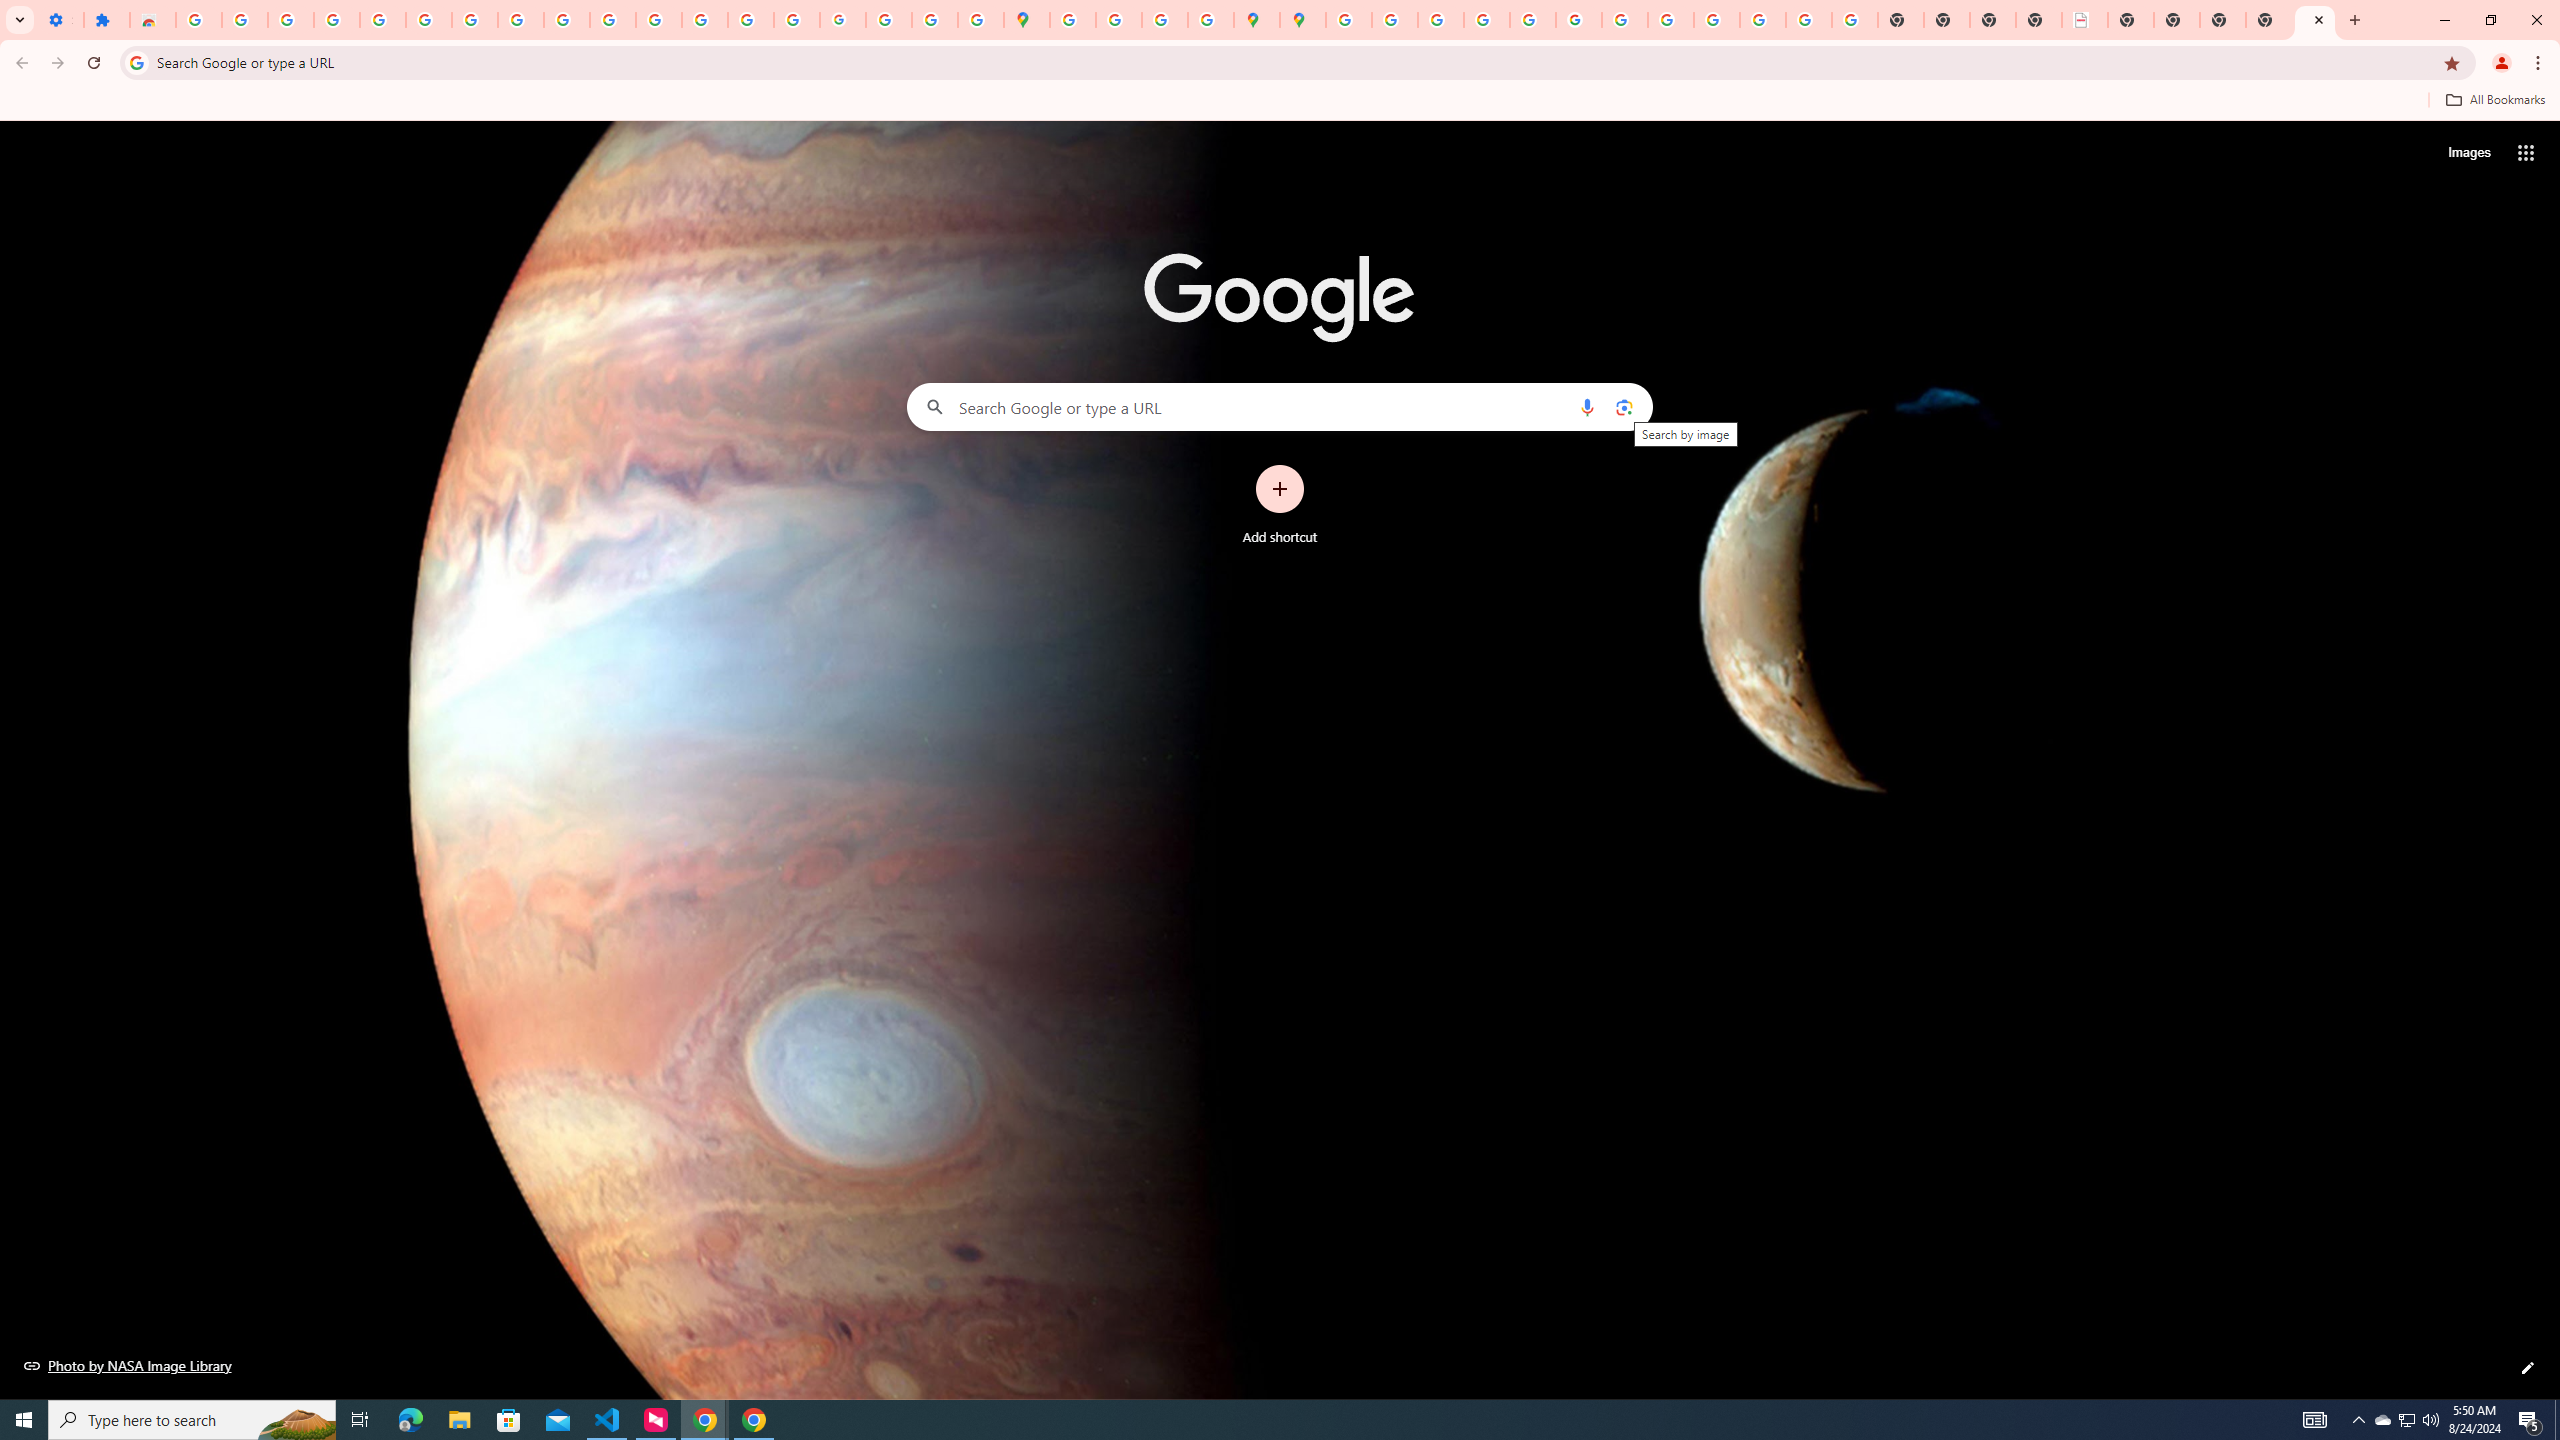  What do you see at coordinates (1027, 19) in the screenshot?
I see `'Google Maps'` at bounding box center [1027, 19].